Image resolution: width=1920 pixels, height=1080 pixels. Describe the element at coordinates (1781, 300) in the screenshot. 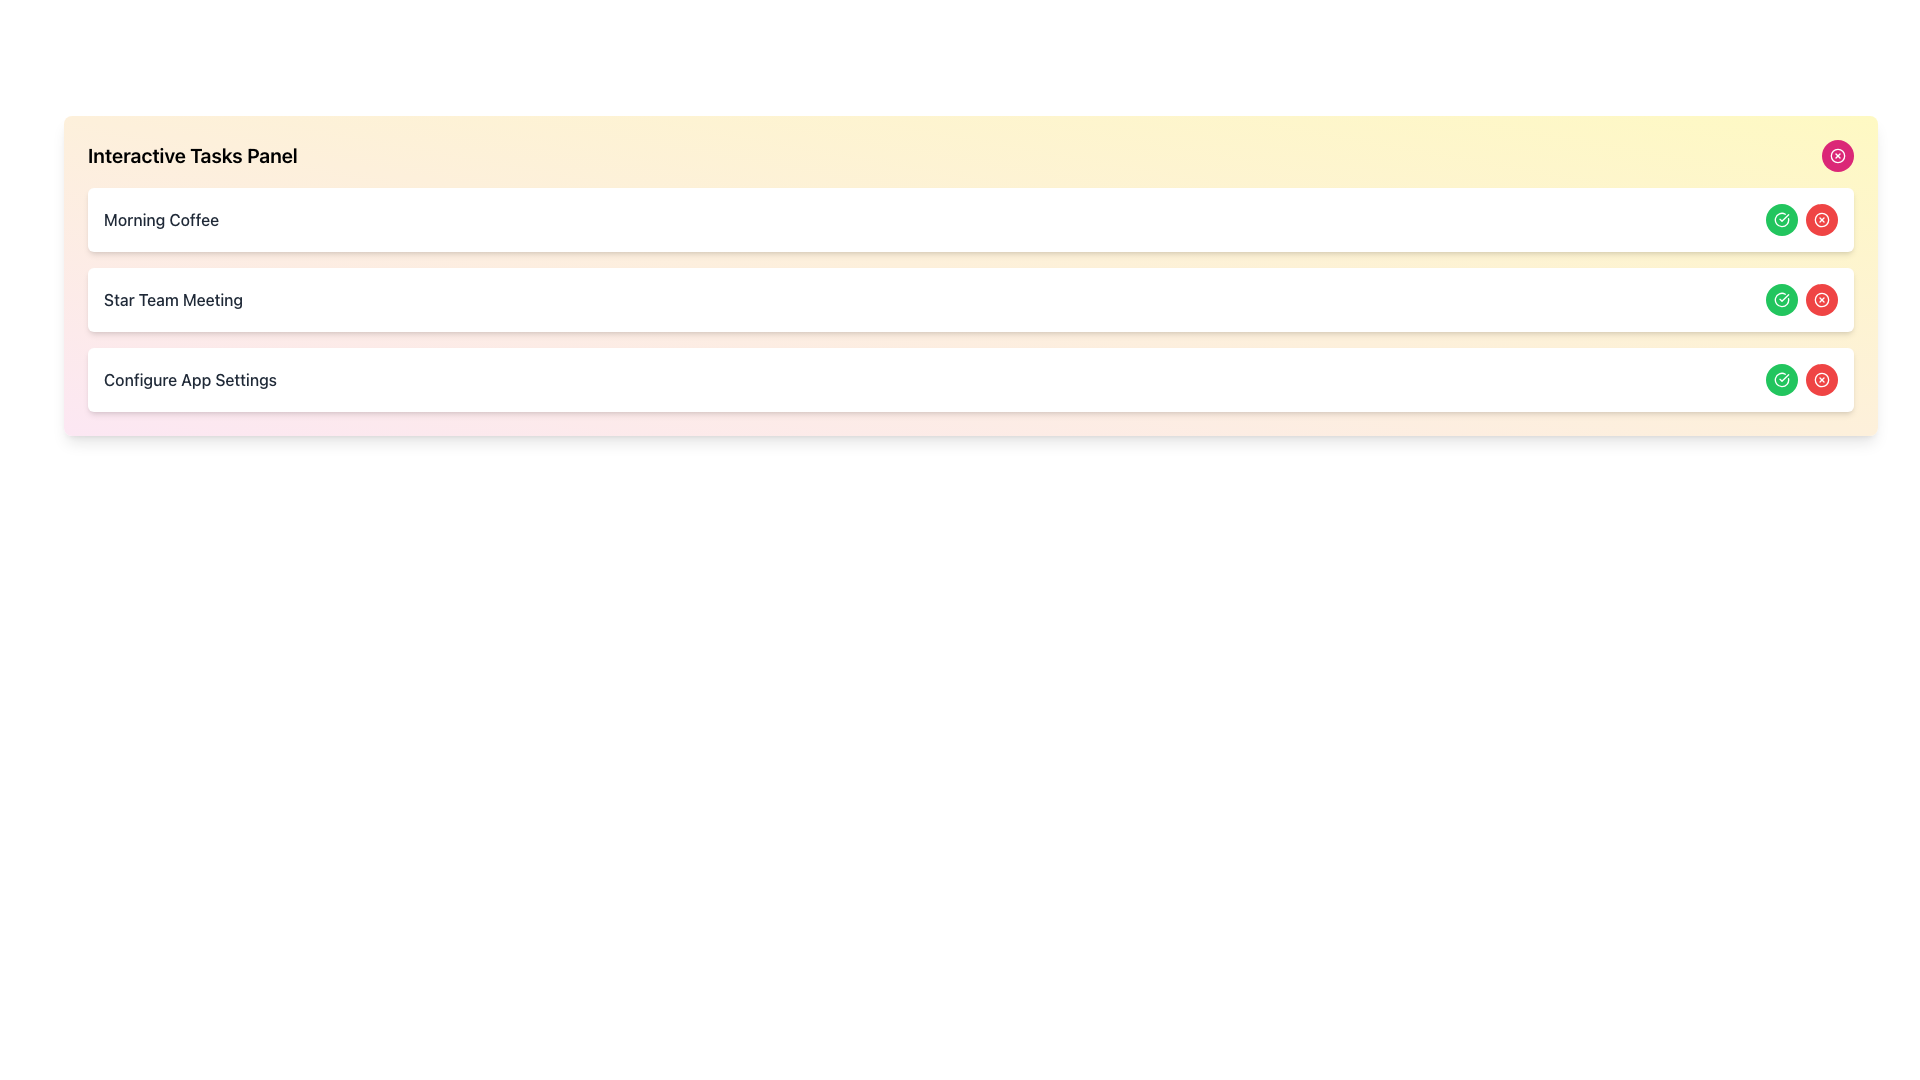

I see `the circular green button with a white checkmark icon` at that location.